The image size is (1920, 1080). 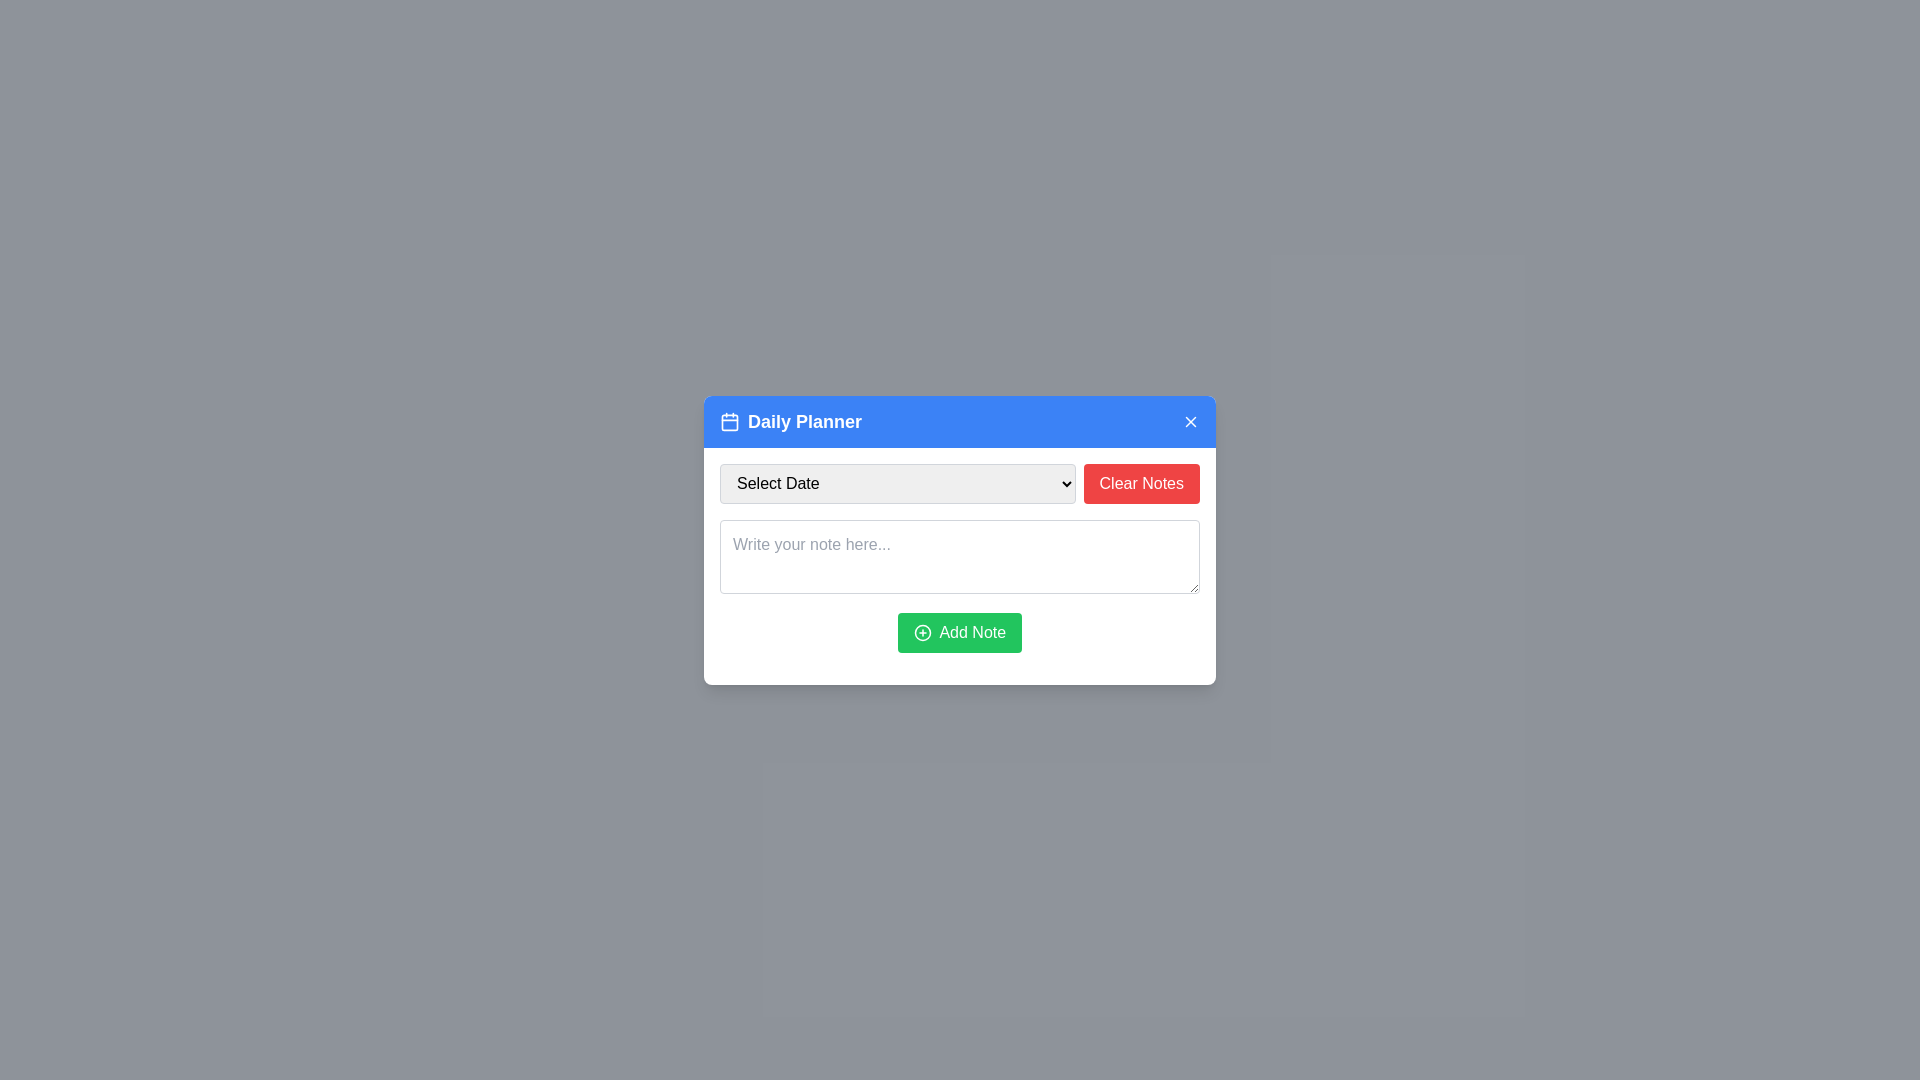 What do you see at coordinates (896, 483) in the screenshot?
I see `a date from the dropdown menu labeled 'Select Date' which has a light gray background and a downward-pointing arrow on the right` at bounding box center [896, 483].